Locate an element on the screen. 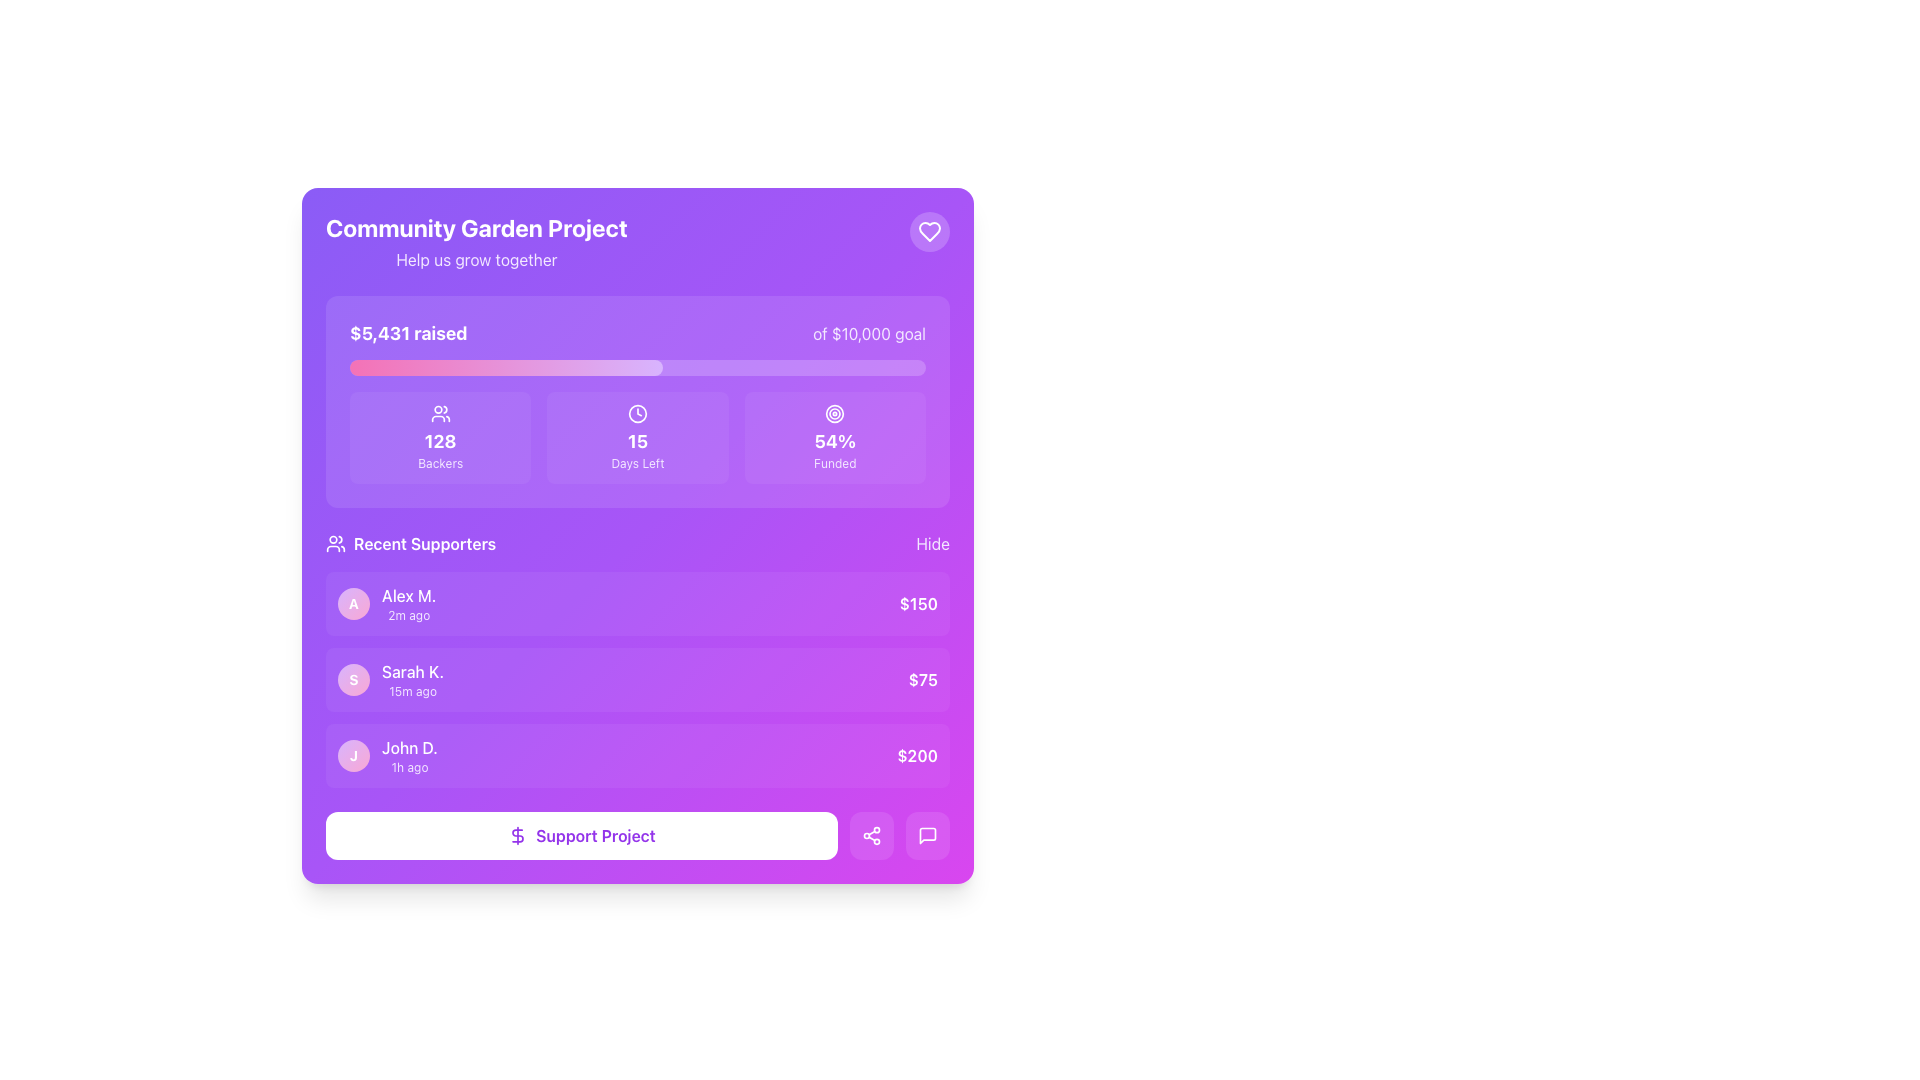  the interactive button located in the top-right corner of the 'Community Garden Project' card to interact with it is located at coordinates (929, 230).